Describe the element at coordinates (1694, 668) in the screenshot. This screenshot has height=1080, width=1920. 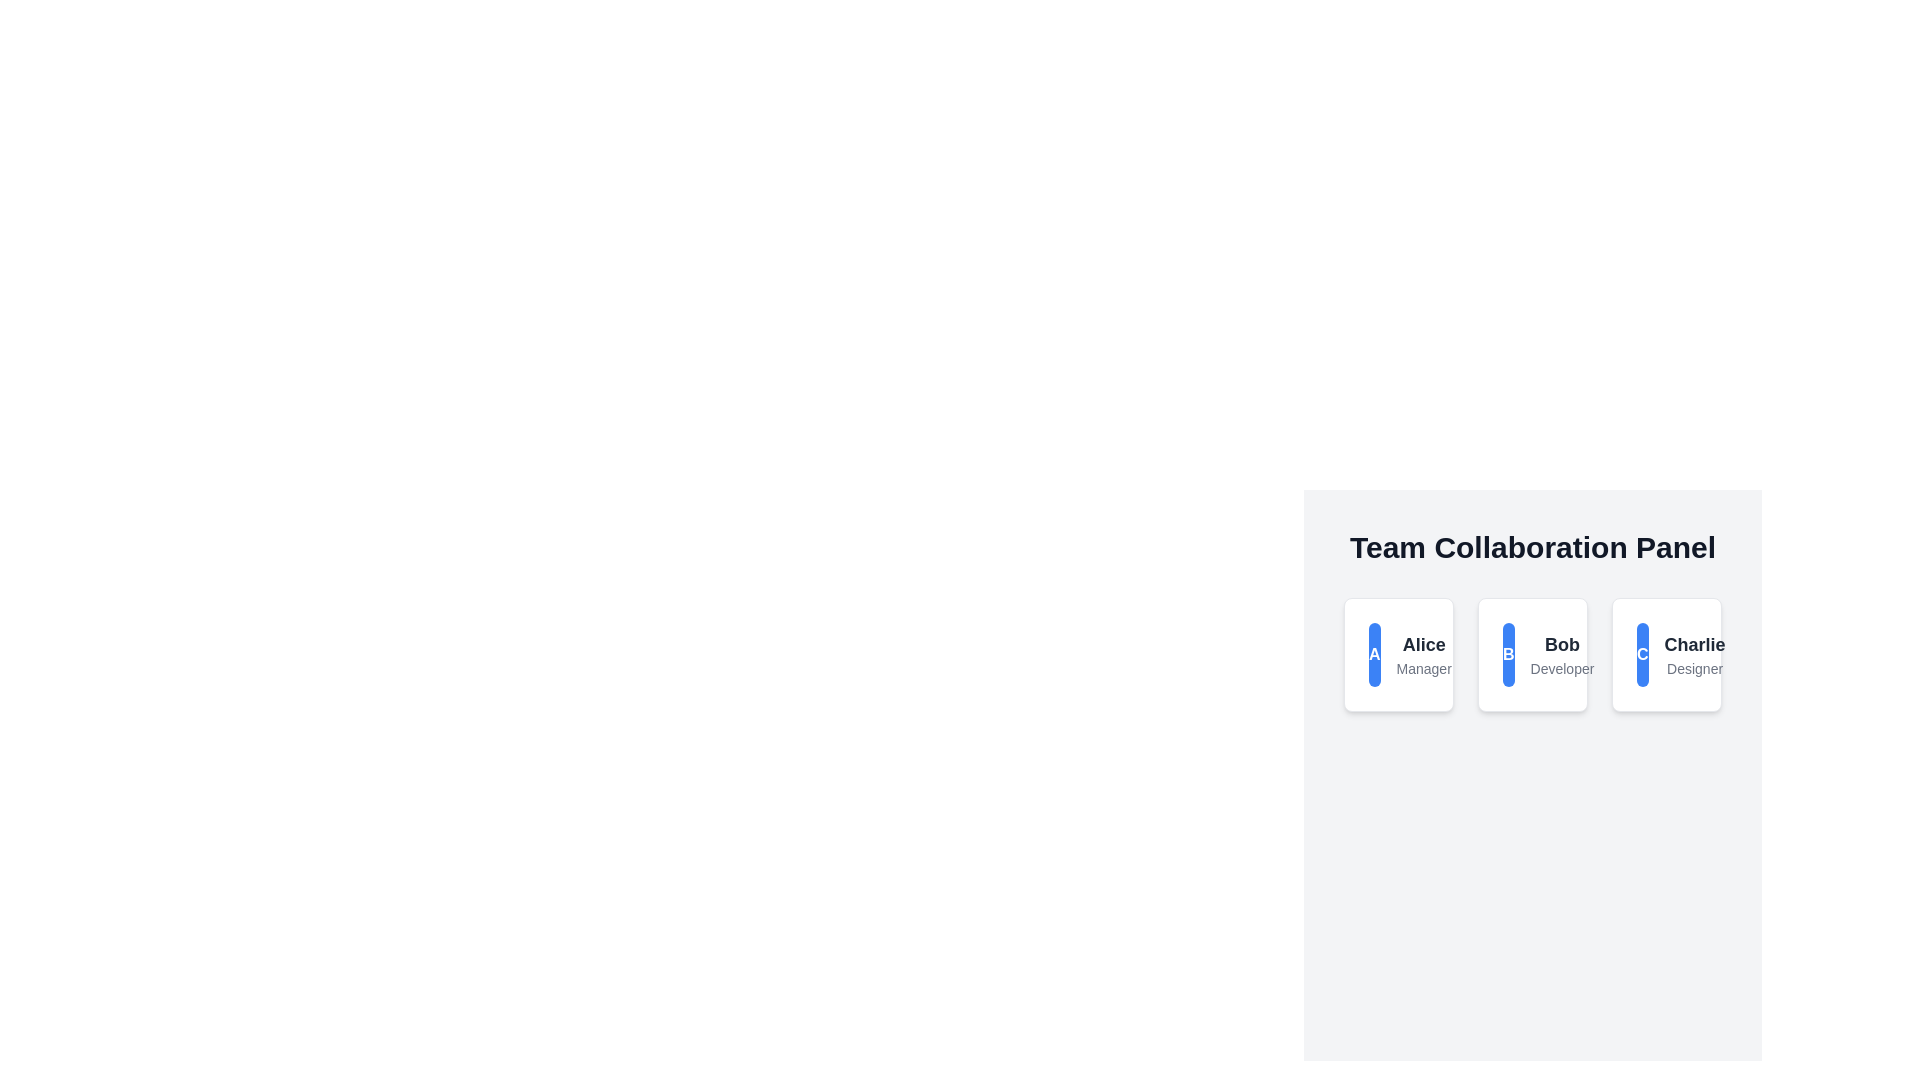
I see `text content of the label indicating the role or designation of 'Charlie' in the team collaboration panel, located under the card labeled 'Charlie'` at that location.